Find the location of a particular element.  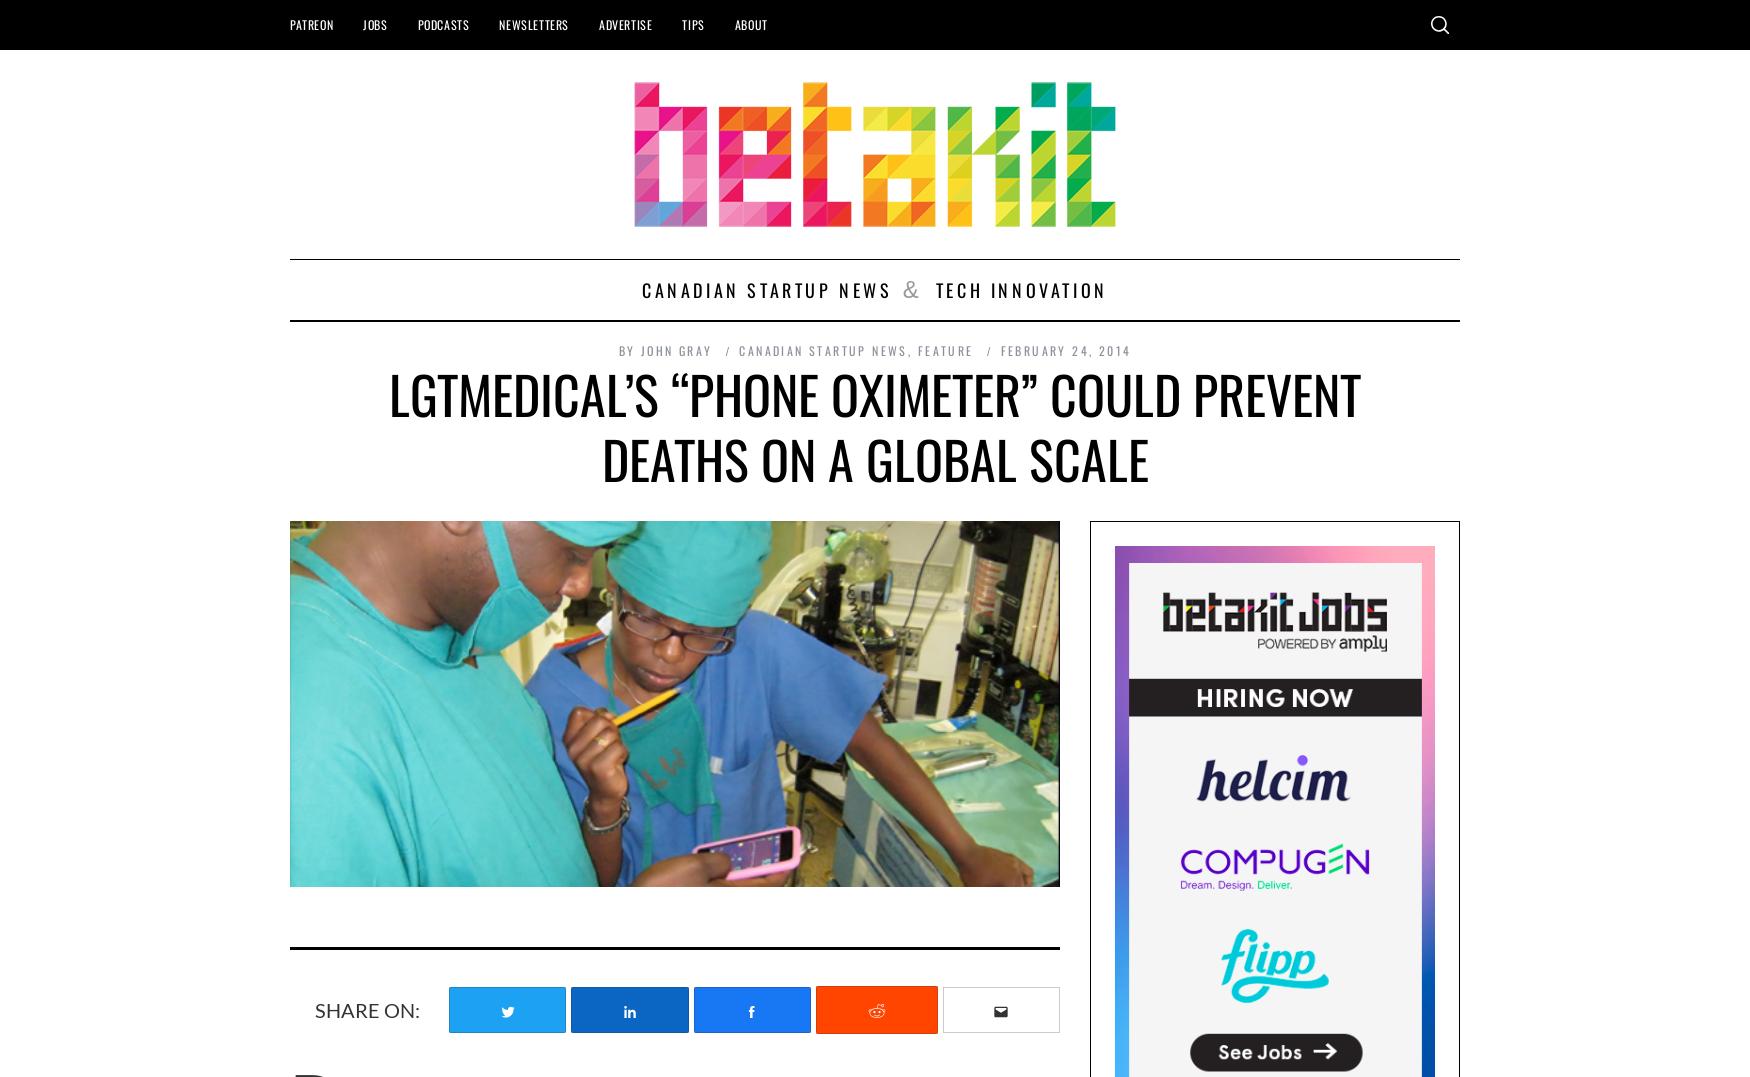

'Tips' is located at coordinates (693, 23).